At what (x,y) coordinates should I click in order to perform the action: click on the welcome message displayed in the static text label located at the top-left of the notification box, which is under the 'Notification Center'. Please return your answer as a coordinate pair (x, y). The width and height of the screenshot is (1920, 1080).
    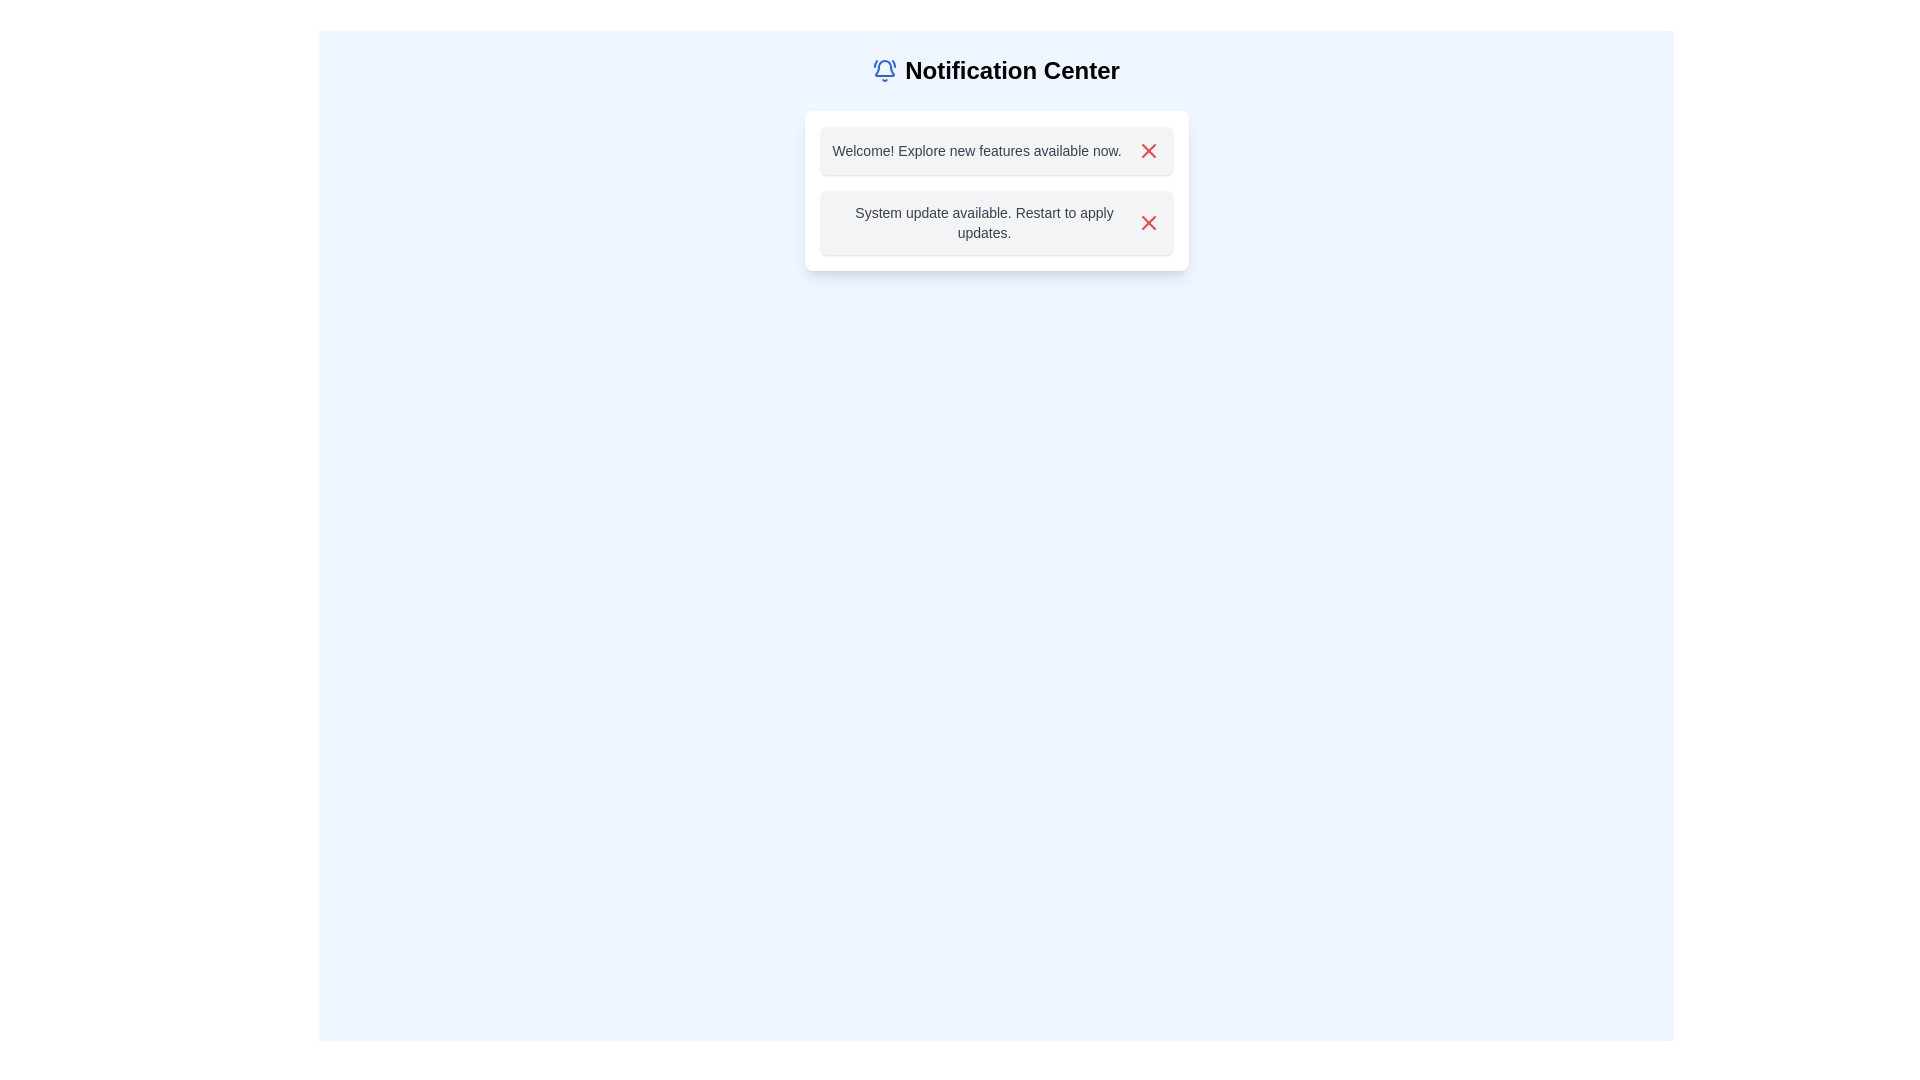
    Looking at the image, I should click on (977, 149).